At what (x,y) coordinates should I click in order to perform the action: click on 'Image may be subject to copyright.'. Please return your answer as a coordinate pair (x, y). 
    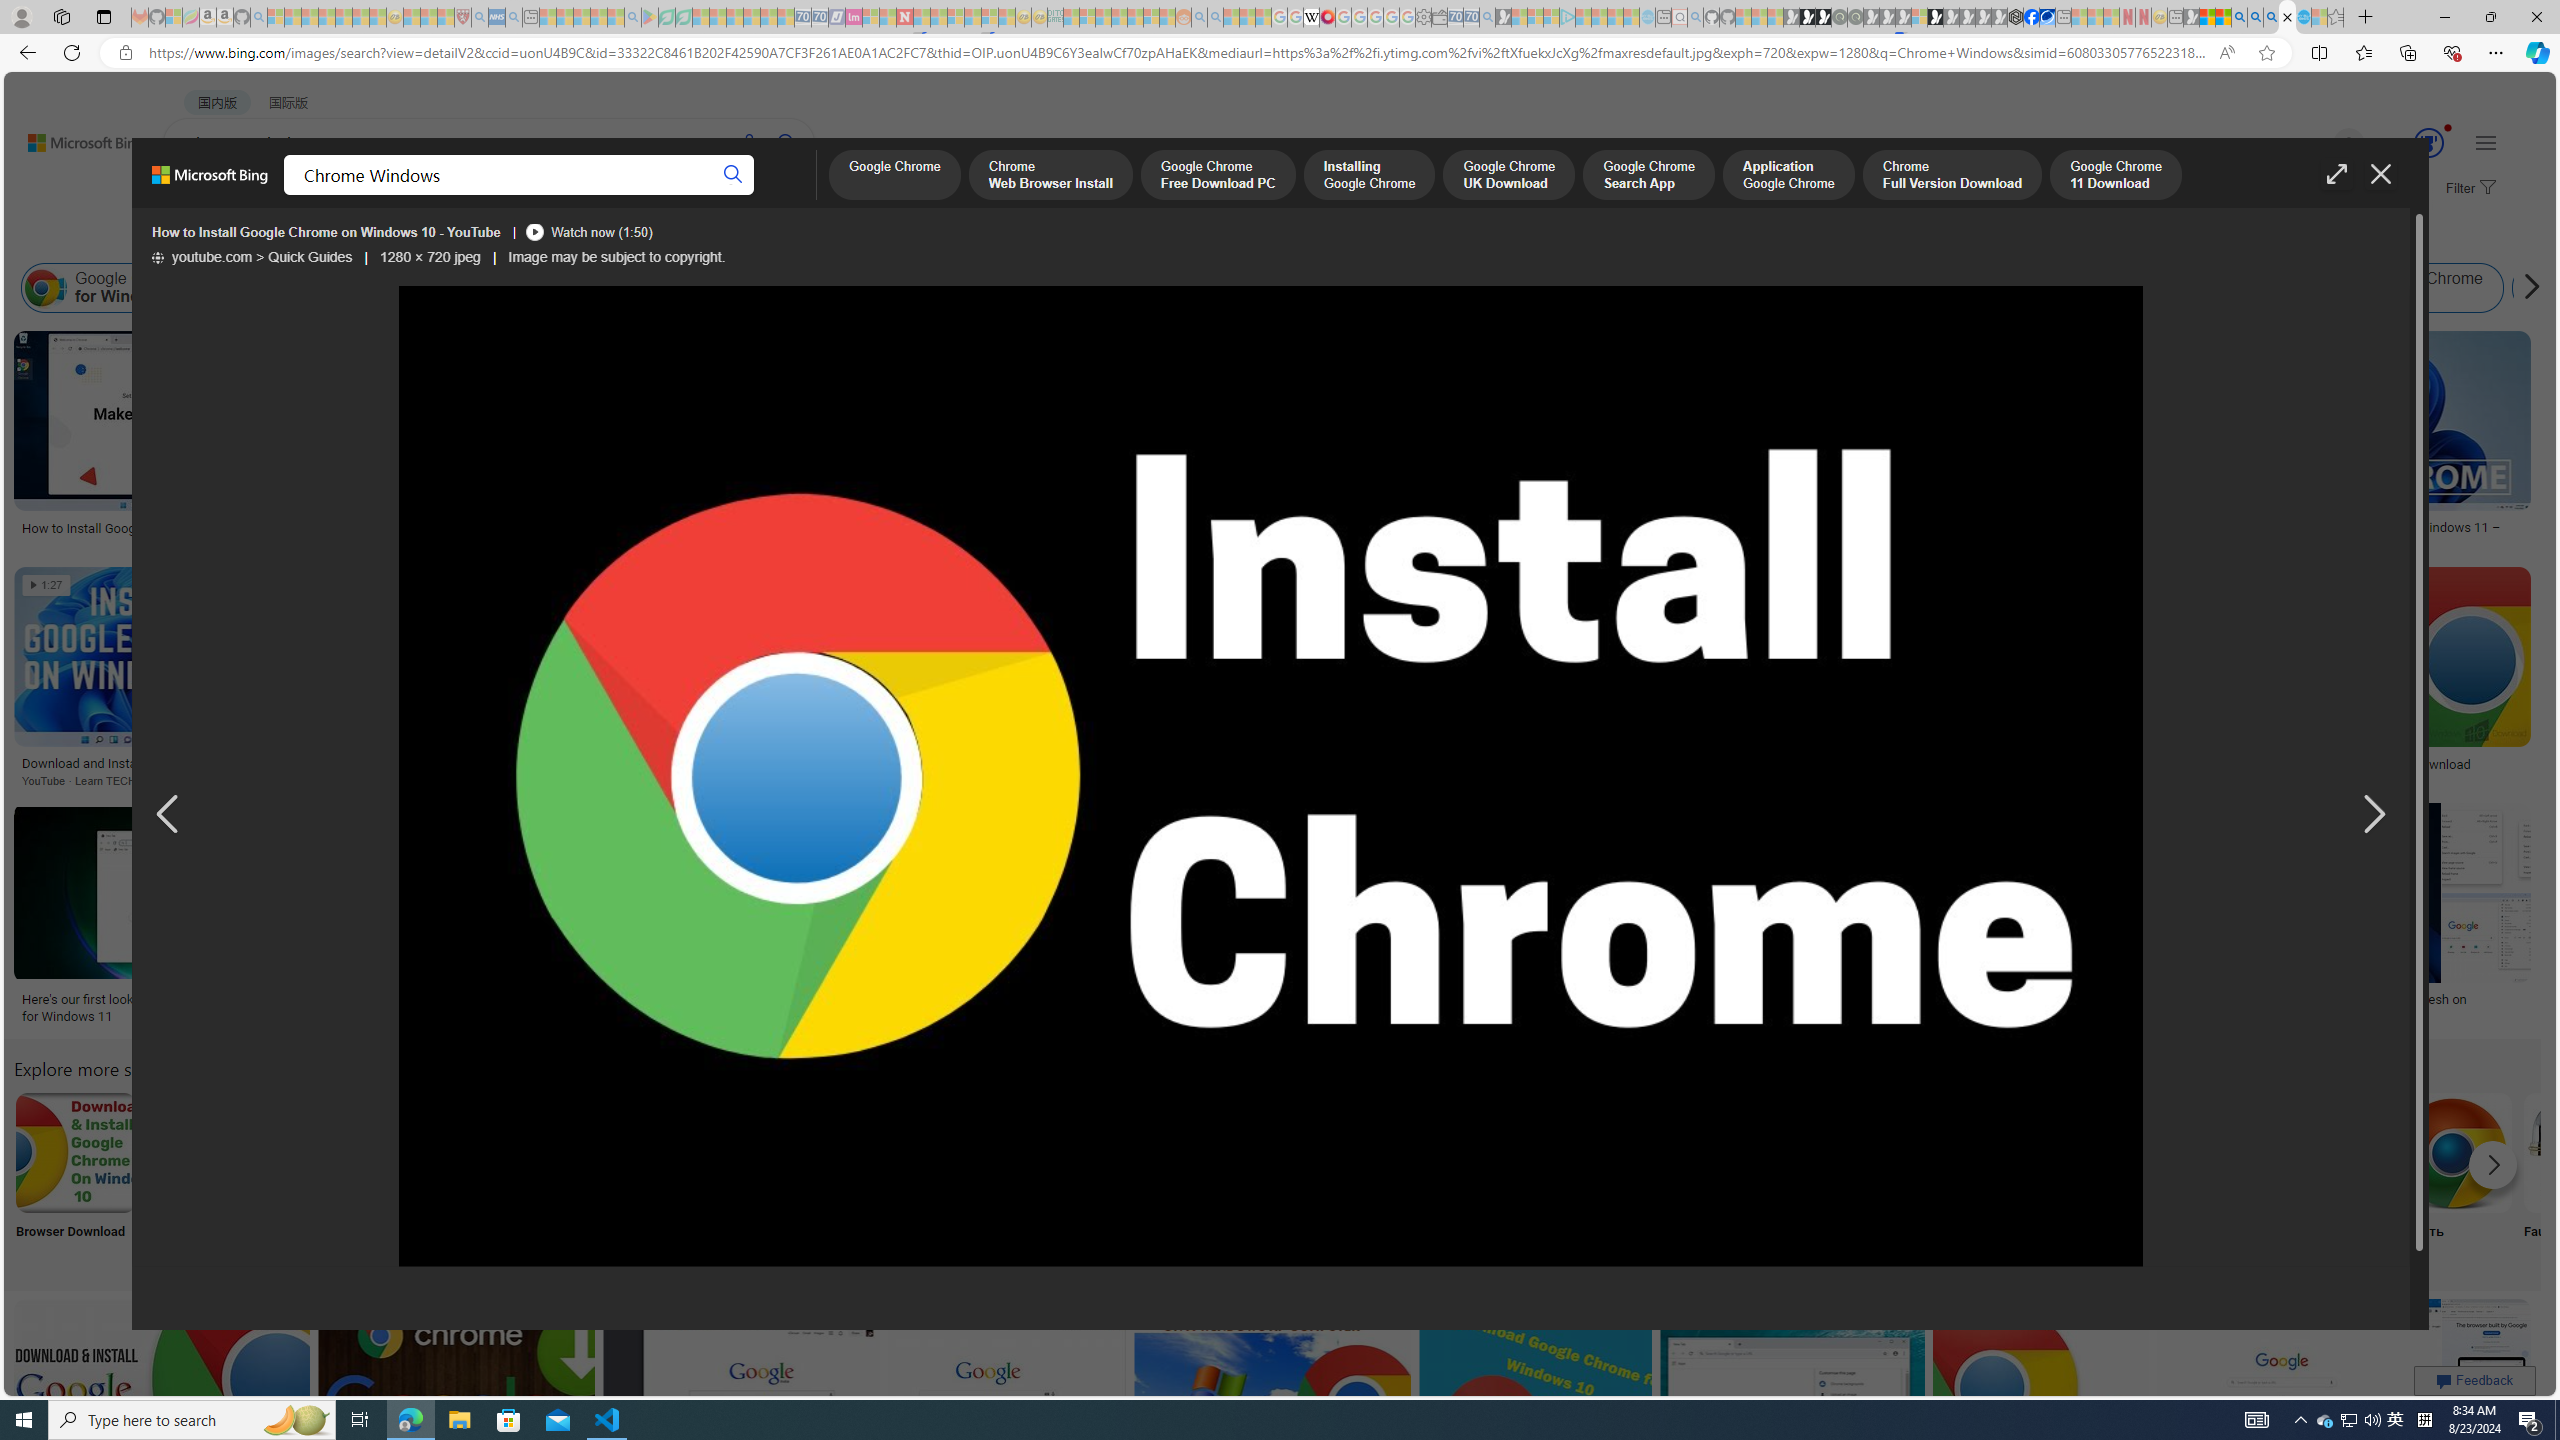
    Looking at the image, I should click on (615, 256).